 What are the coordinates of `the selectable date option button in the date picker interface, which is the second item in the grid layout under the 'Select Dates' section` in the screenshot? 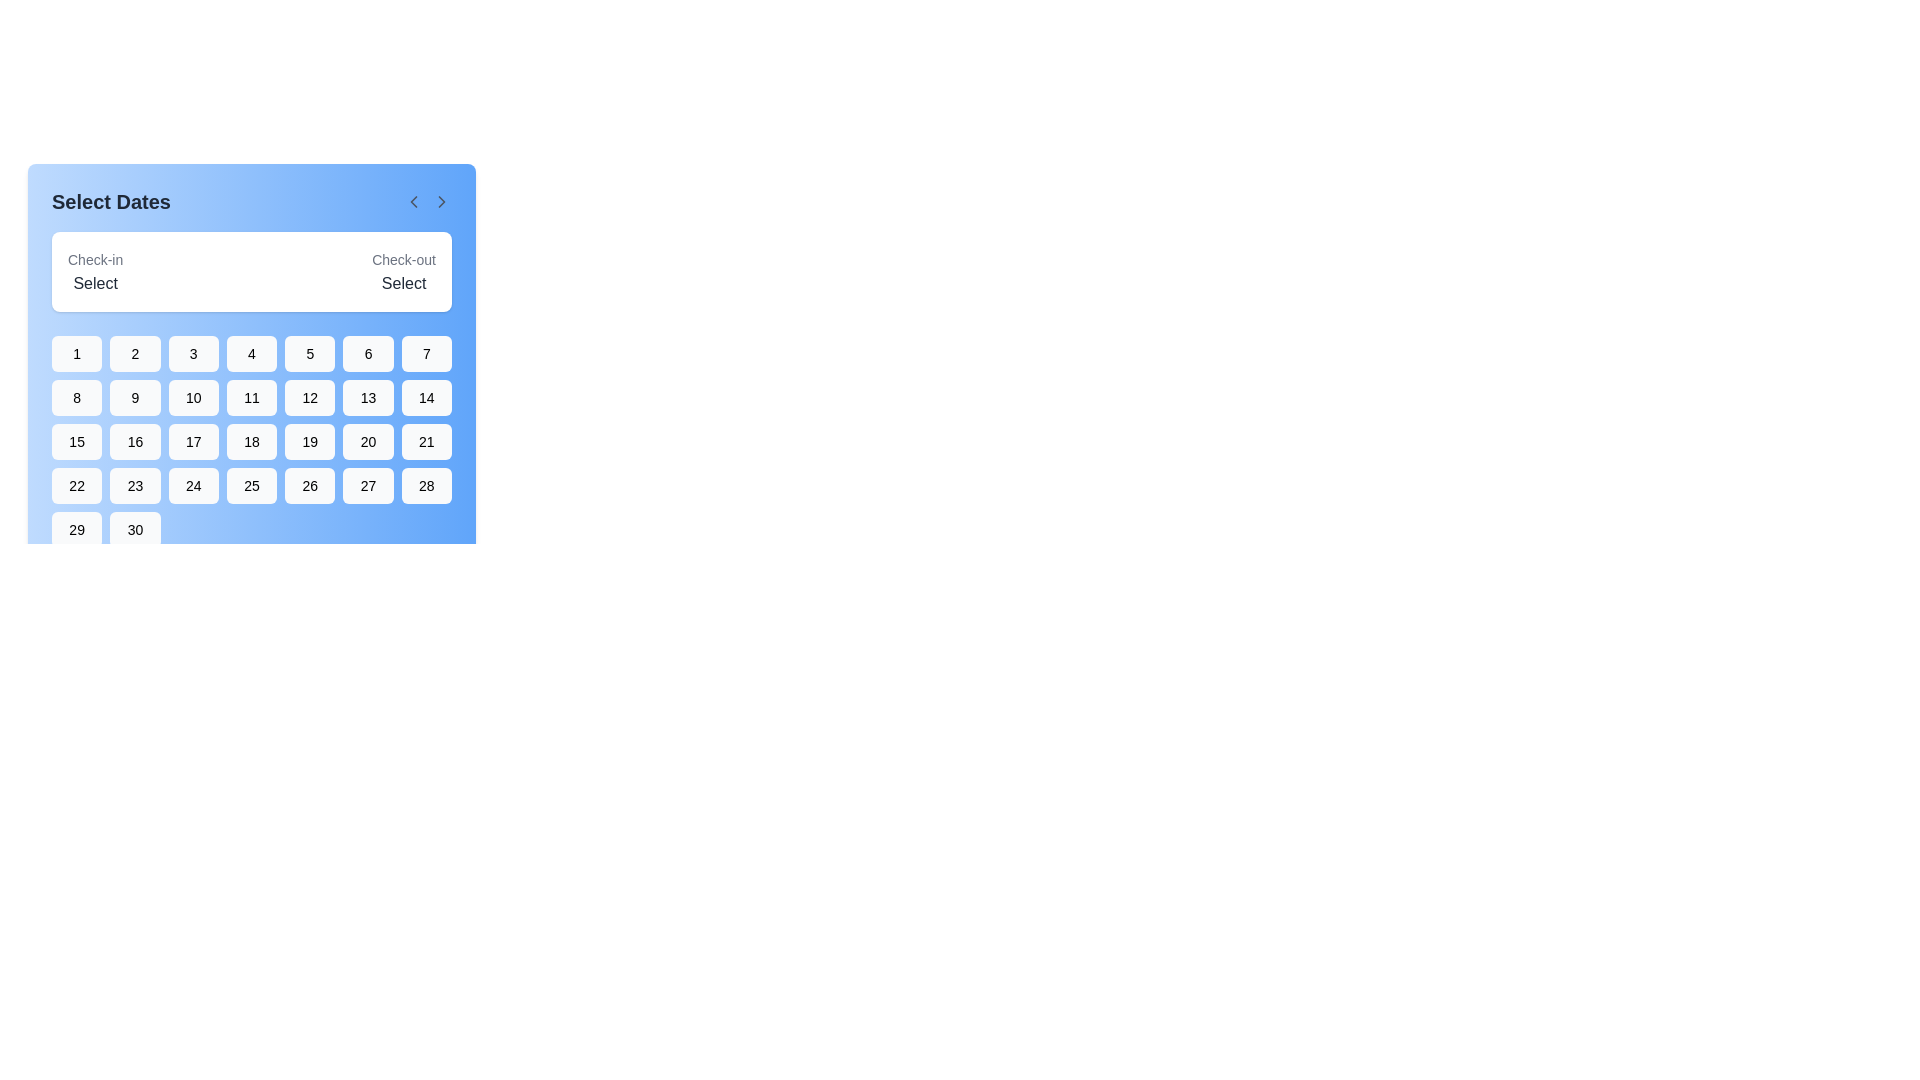 It's located at (134, 353).